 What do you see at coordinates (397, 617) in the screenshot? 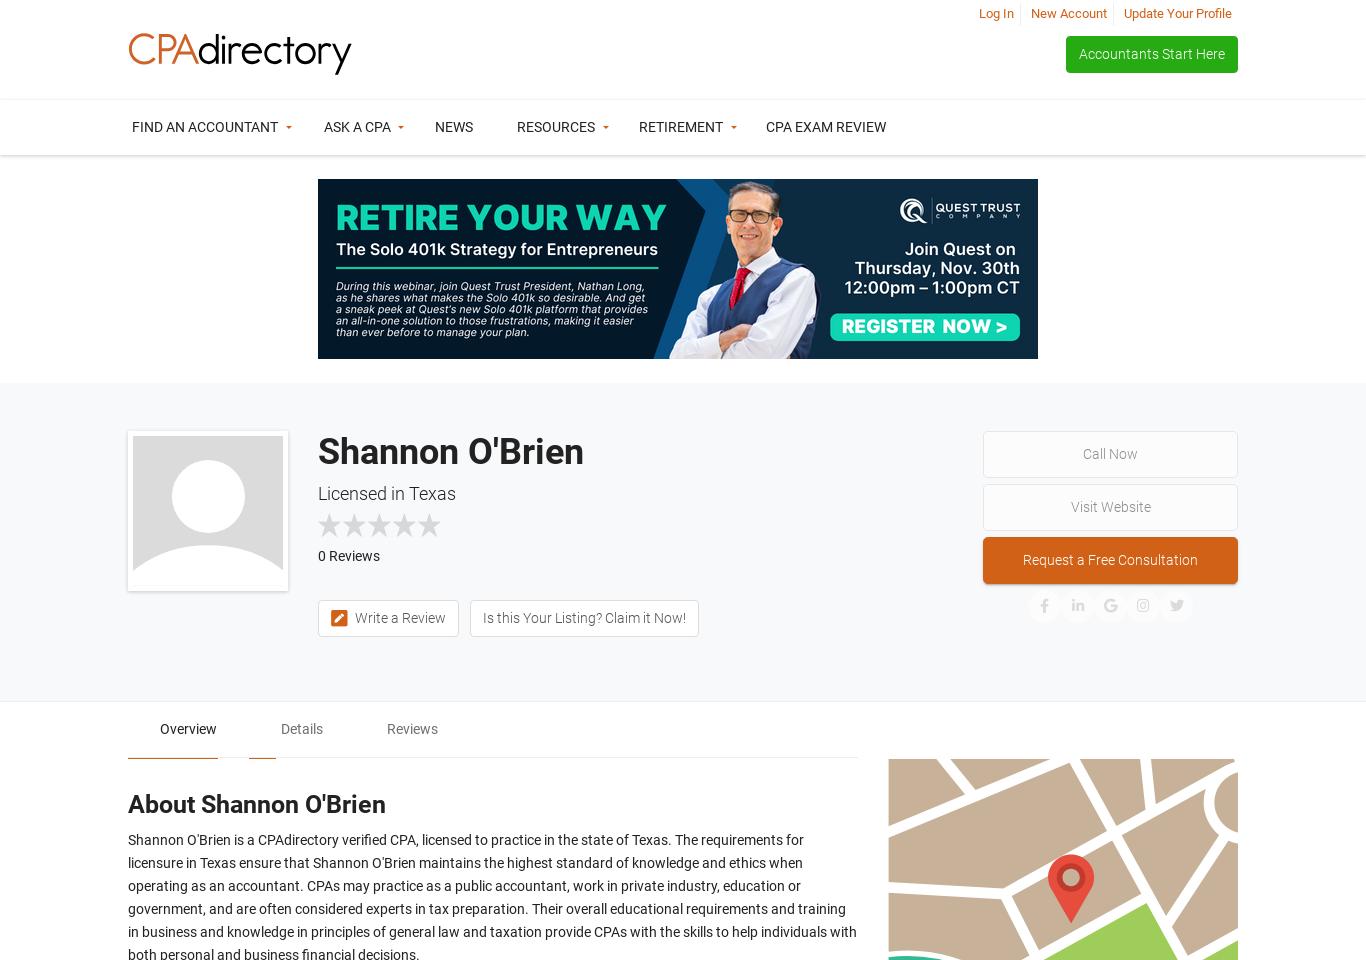
I see `'Write a Review'` at bounding box center [397, 617].